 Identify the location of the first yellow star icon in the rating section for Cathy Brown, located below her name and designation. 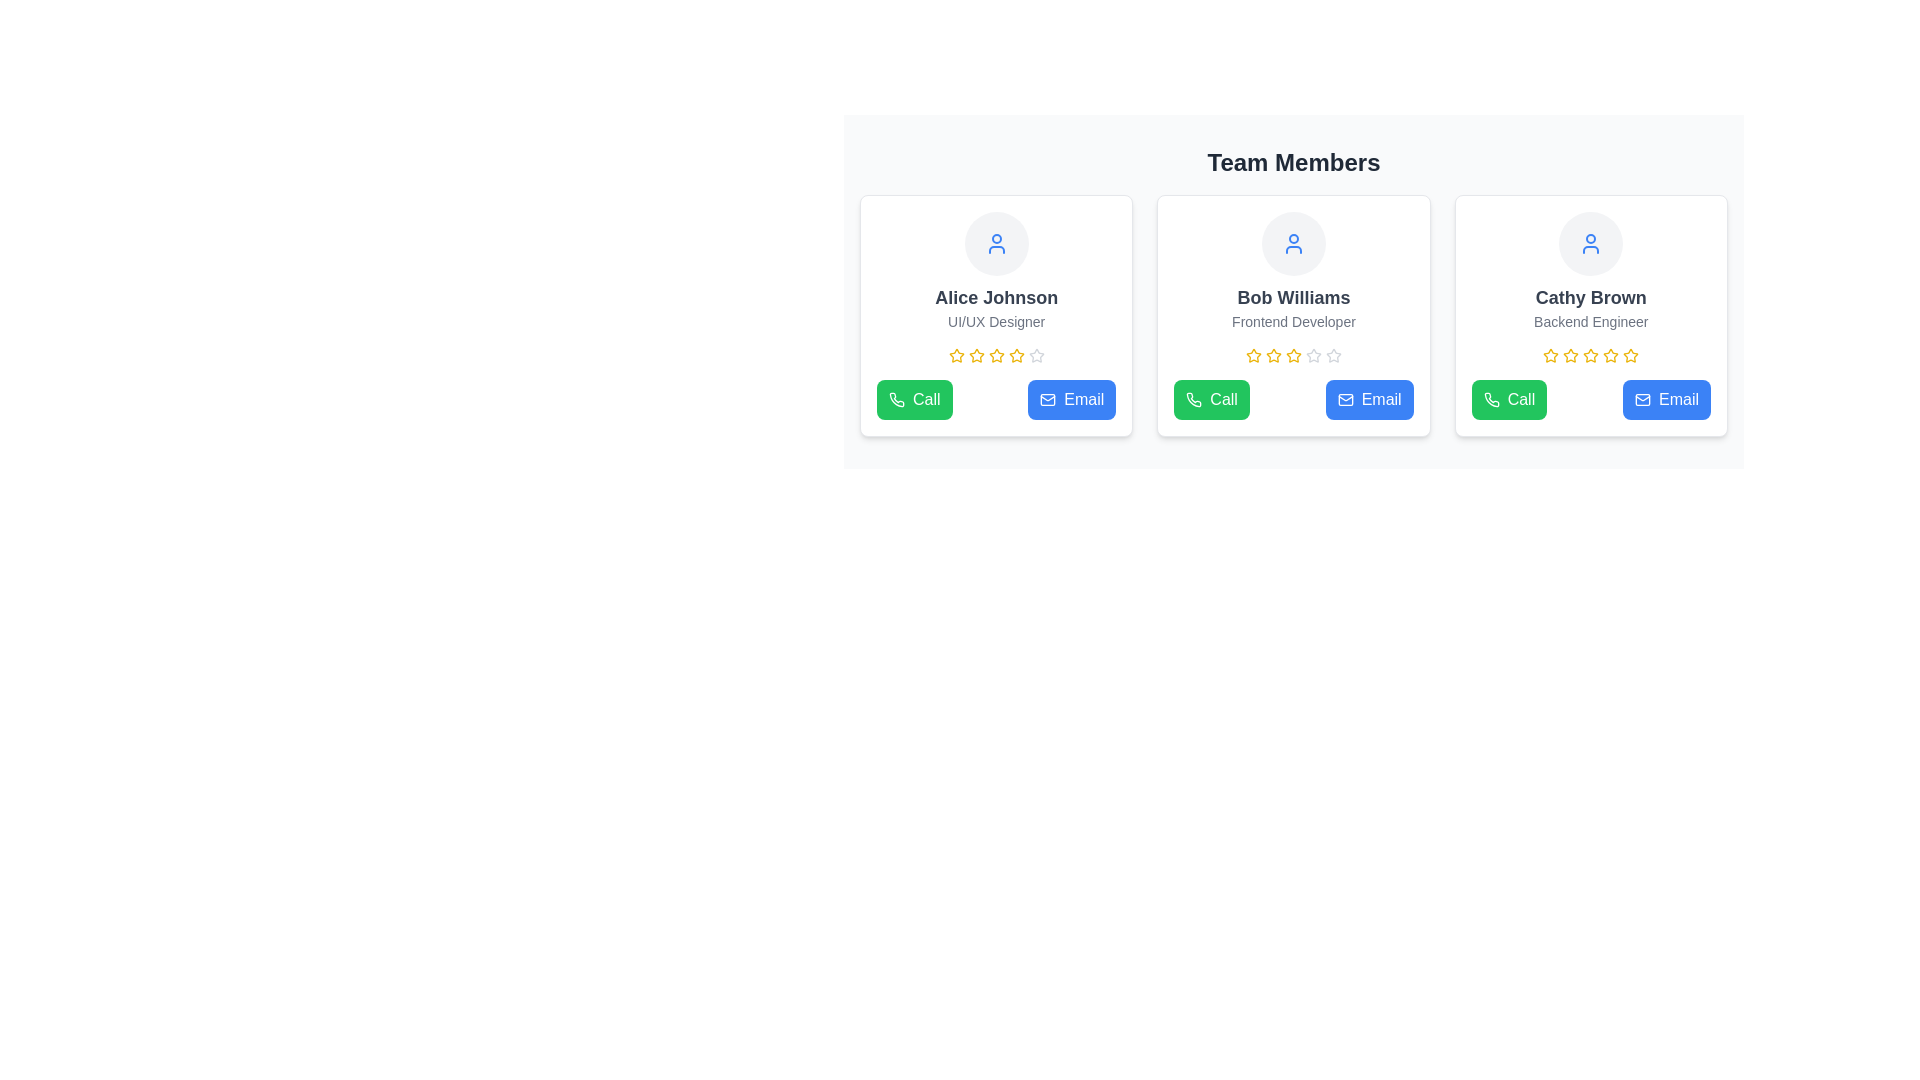
(1550, 354).